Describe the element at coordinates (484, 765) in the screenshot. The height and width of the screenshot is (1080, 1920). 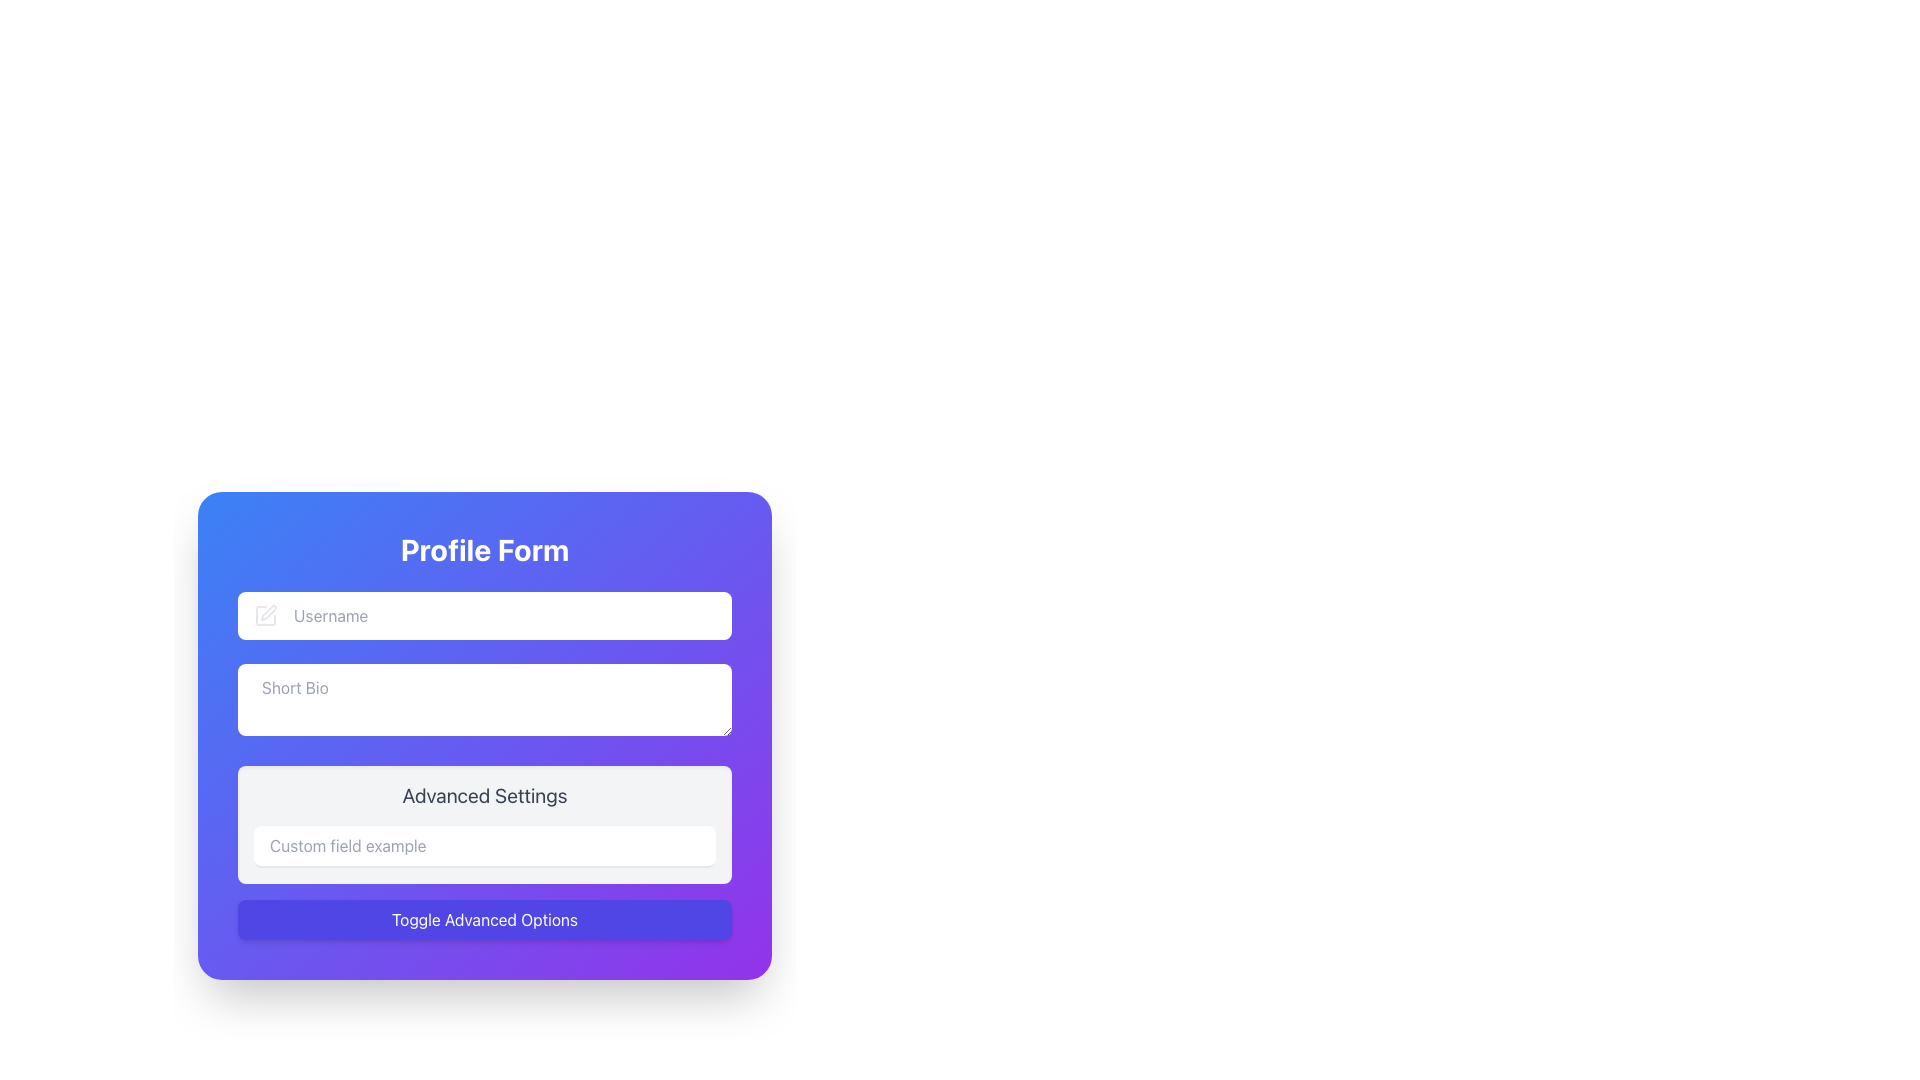
I see `the Label or Section Header that denotes the area for advanced settings in the Profile Form, located between the 'Short Bio' text input and the 'Toggle Advanced Options' button` at that location.